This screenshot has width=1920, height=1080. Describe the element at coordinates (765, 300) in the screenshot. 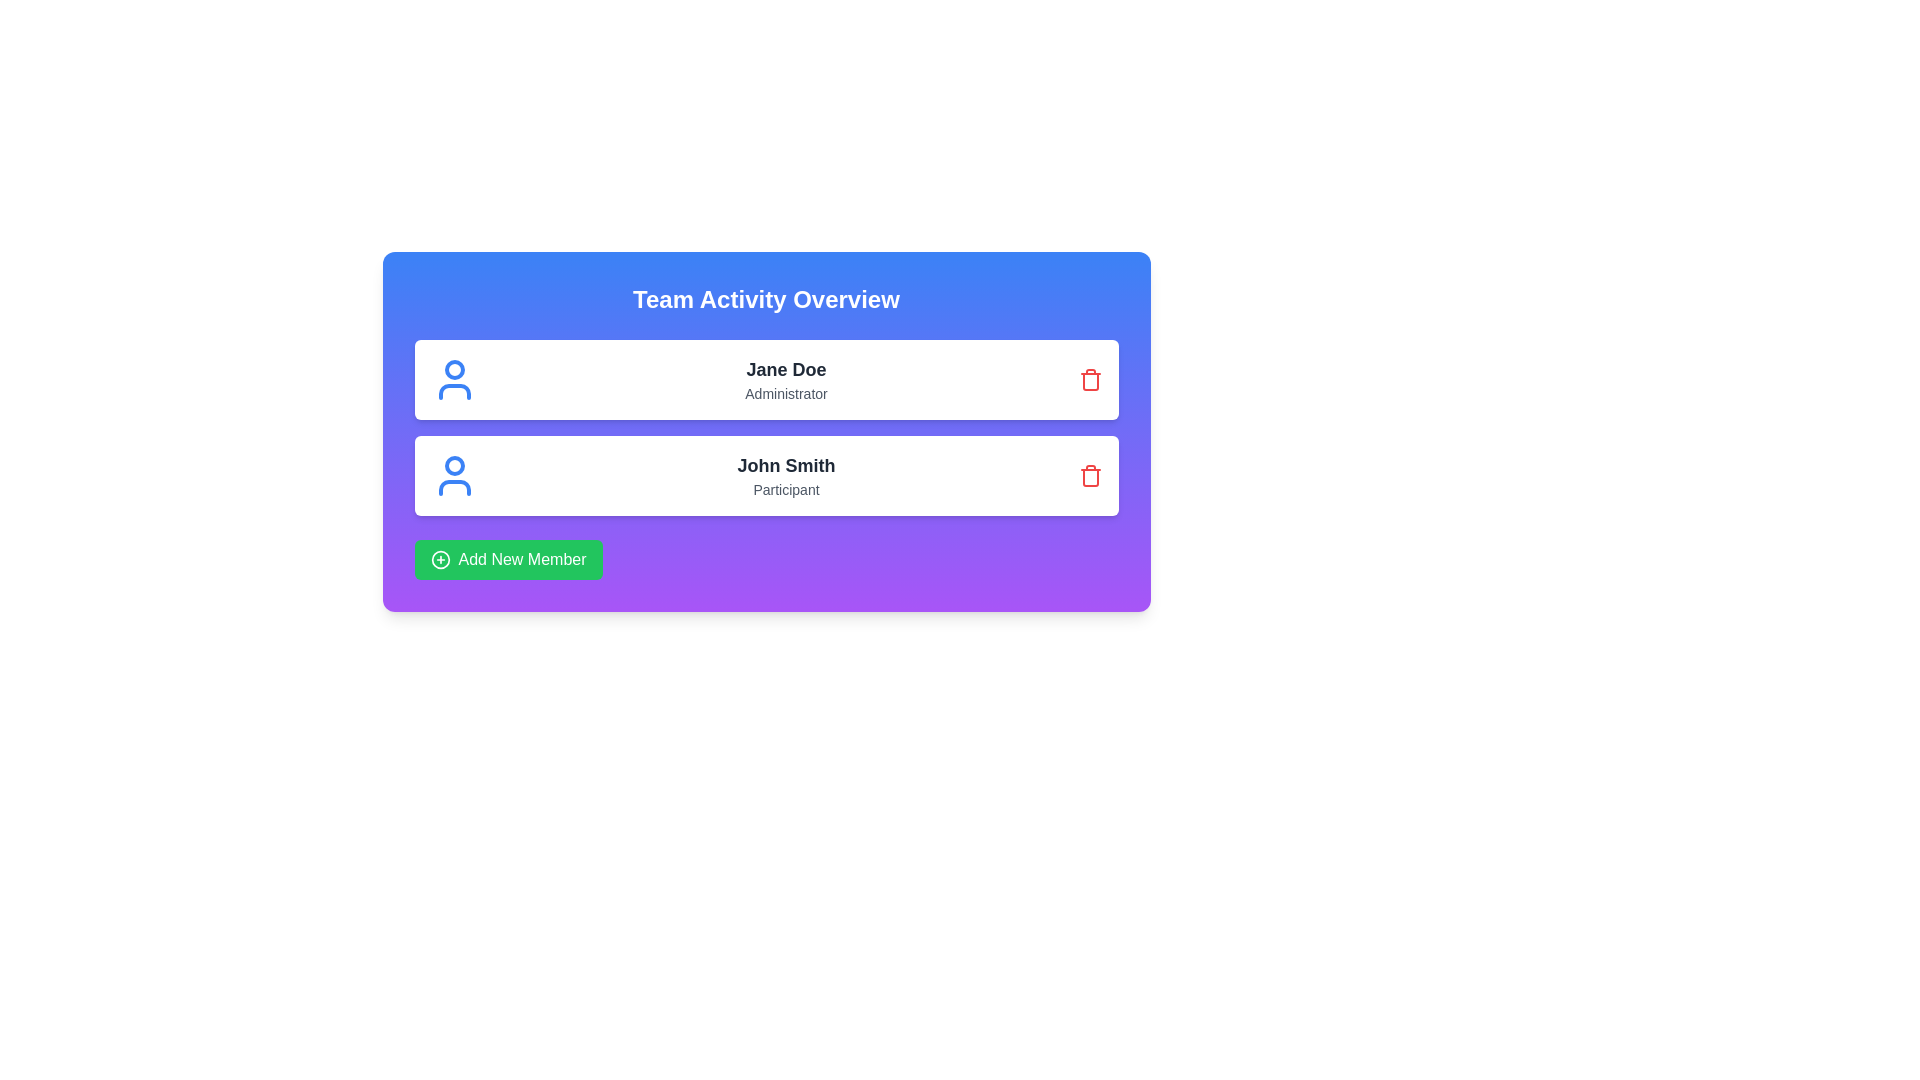

I see `the Text Label that serves as a header for the section, providing an overview of team activities` at that location.